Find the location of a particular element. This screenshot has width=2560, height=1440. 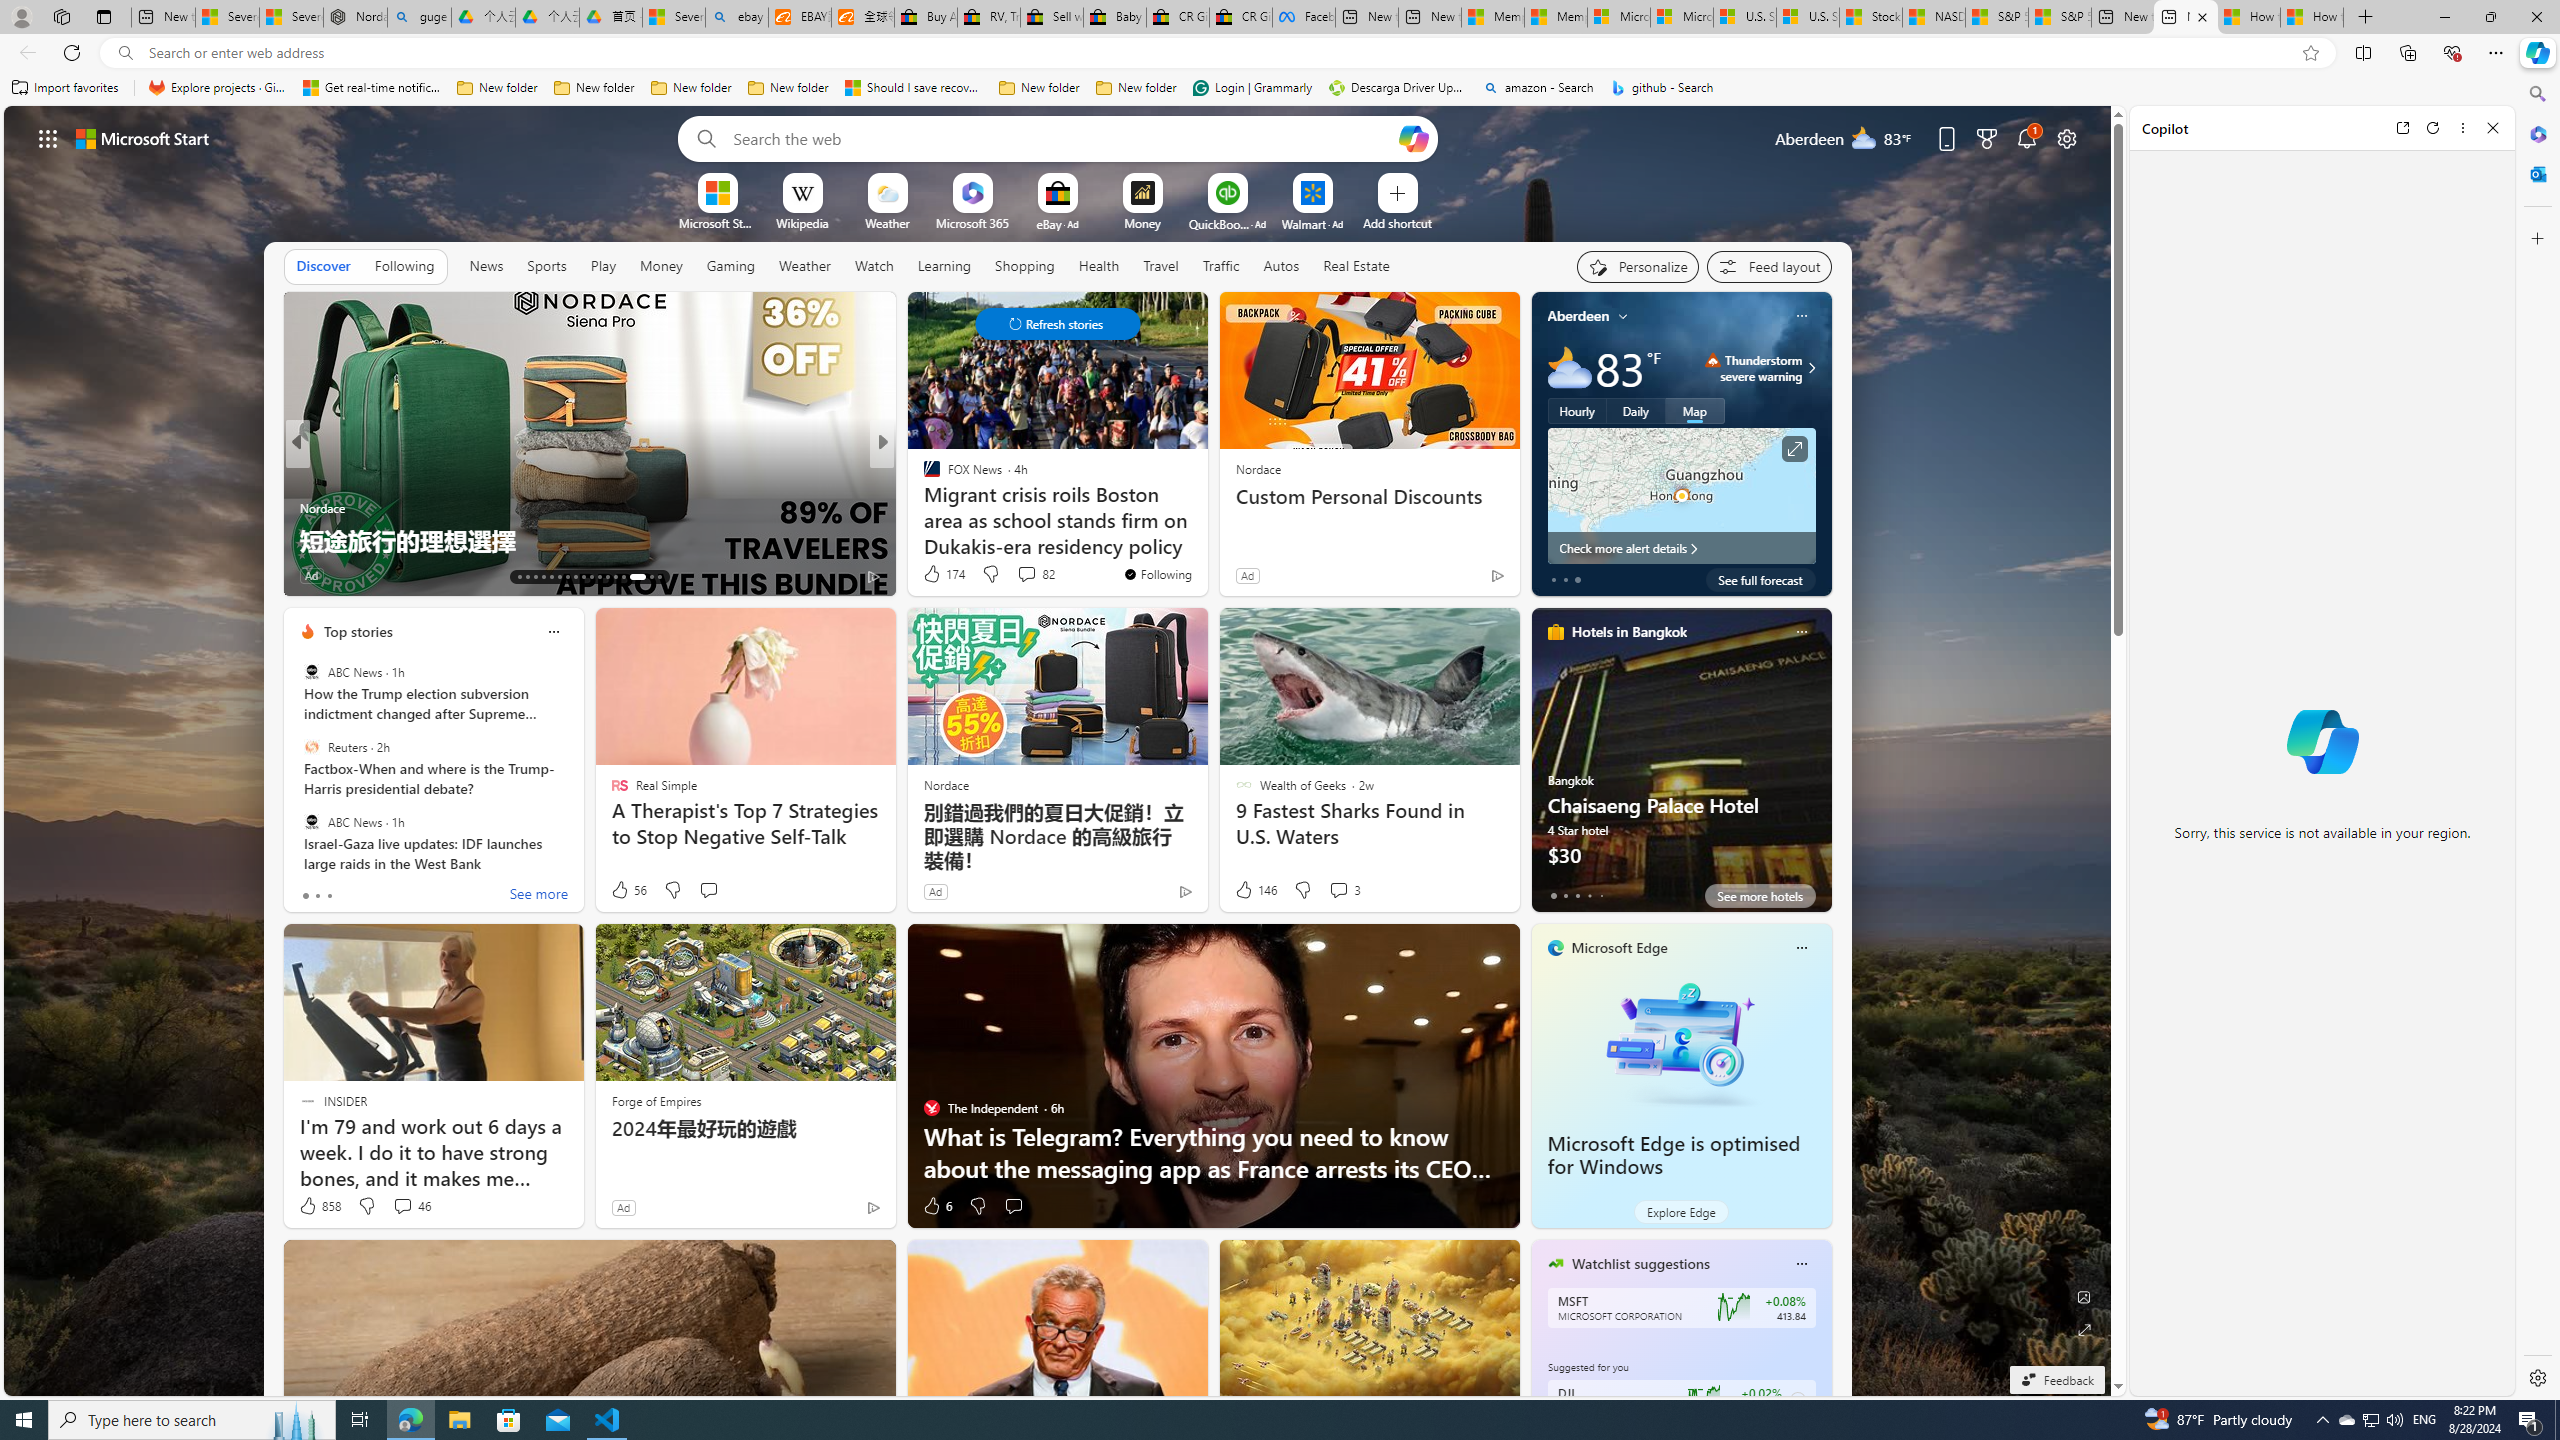

'Start the conversation' is located at coordinates (1012, 1206).